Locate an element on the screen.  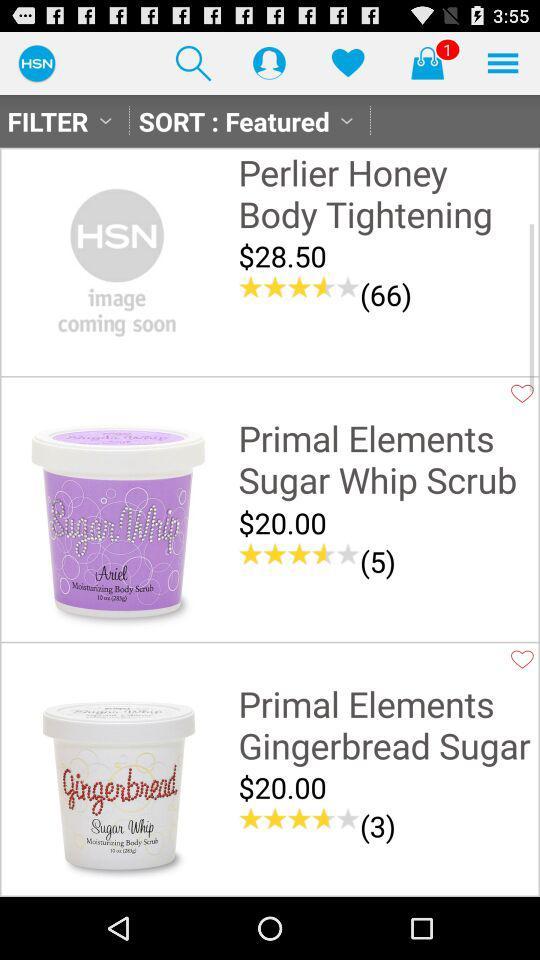
profile is located at coordinates (269, 62).